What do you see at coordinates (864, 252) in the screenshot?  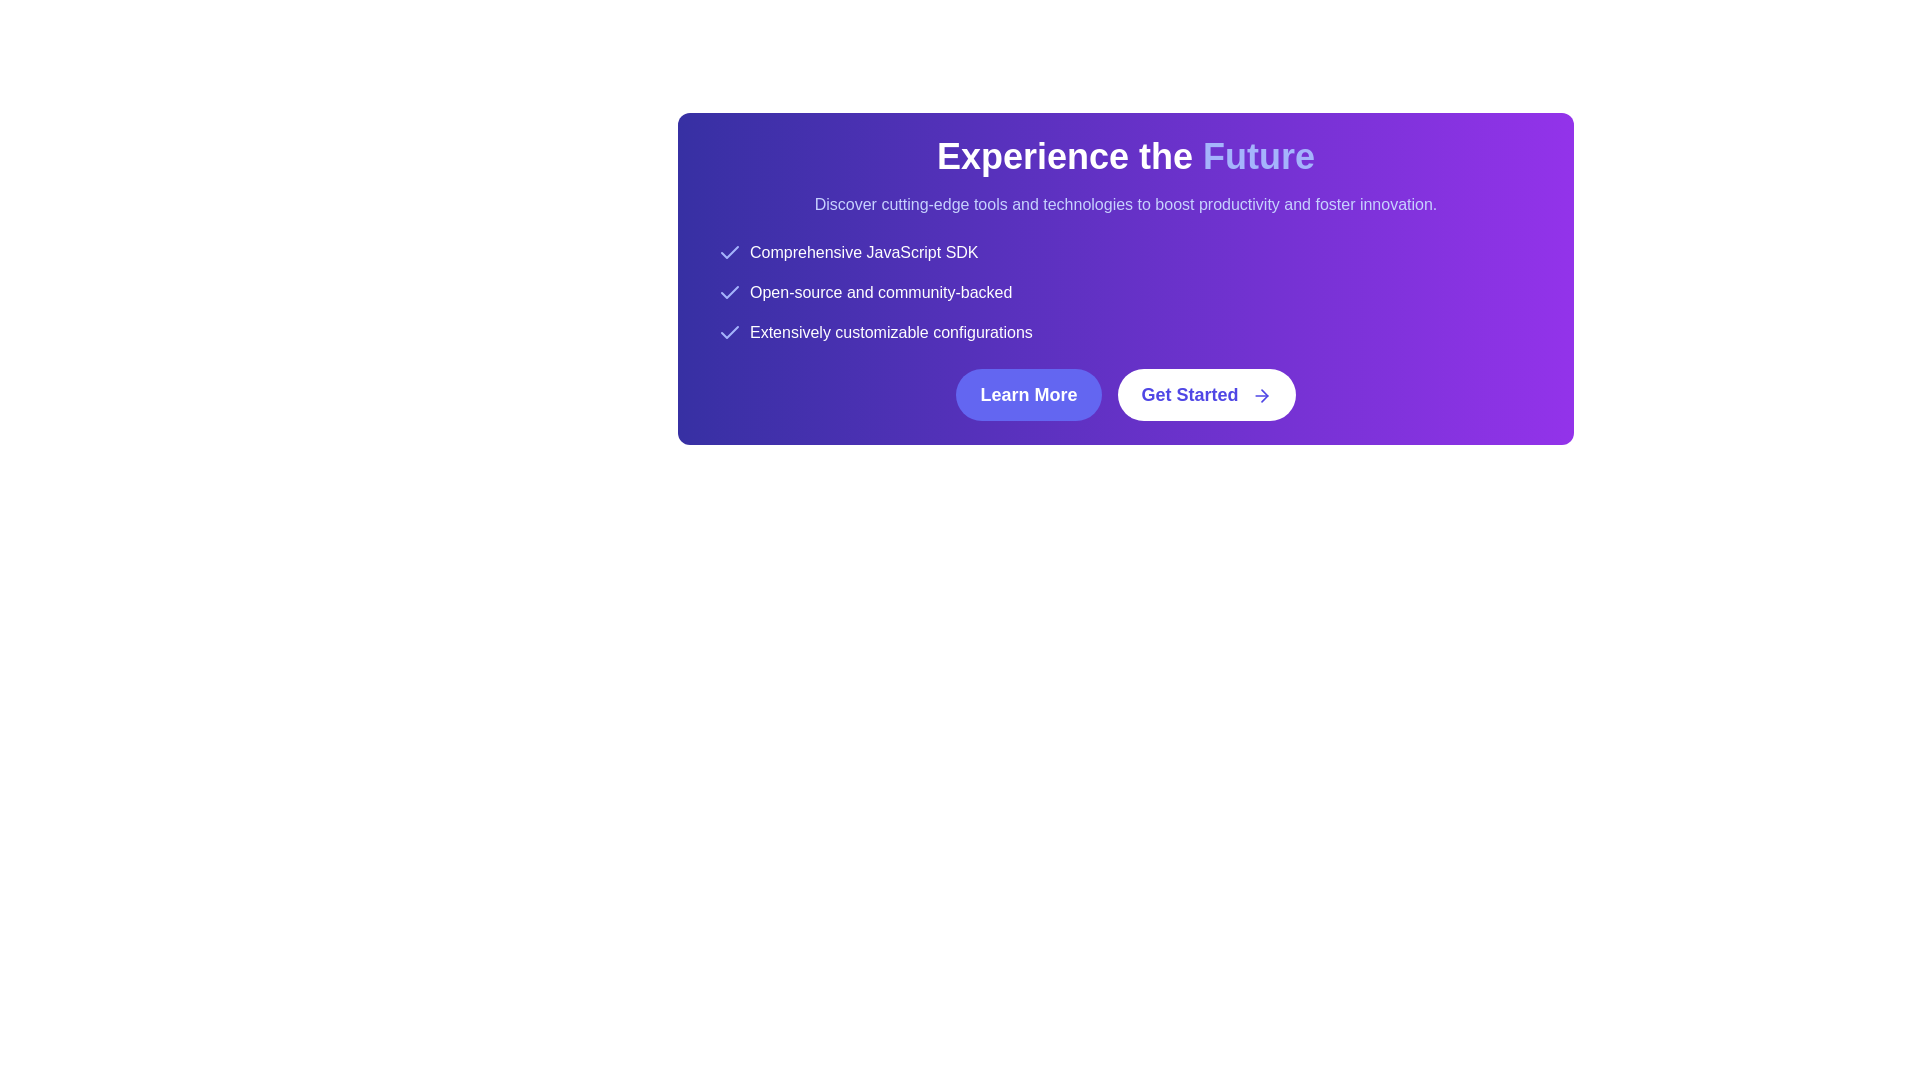 I see `the Text Label displaying 'Comprehensive JavaScript SDK' which has a white font on a purple background, located at the top of a vertical list` at bounding box center [864, 252].